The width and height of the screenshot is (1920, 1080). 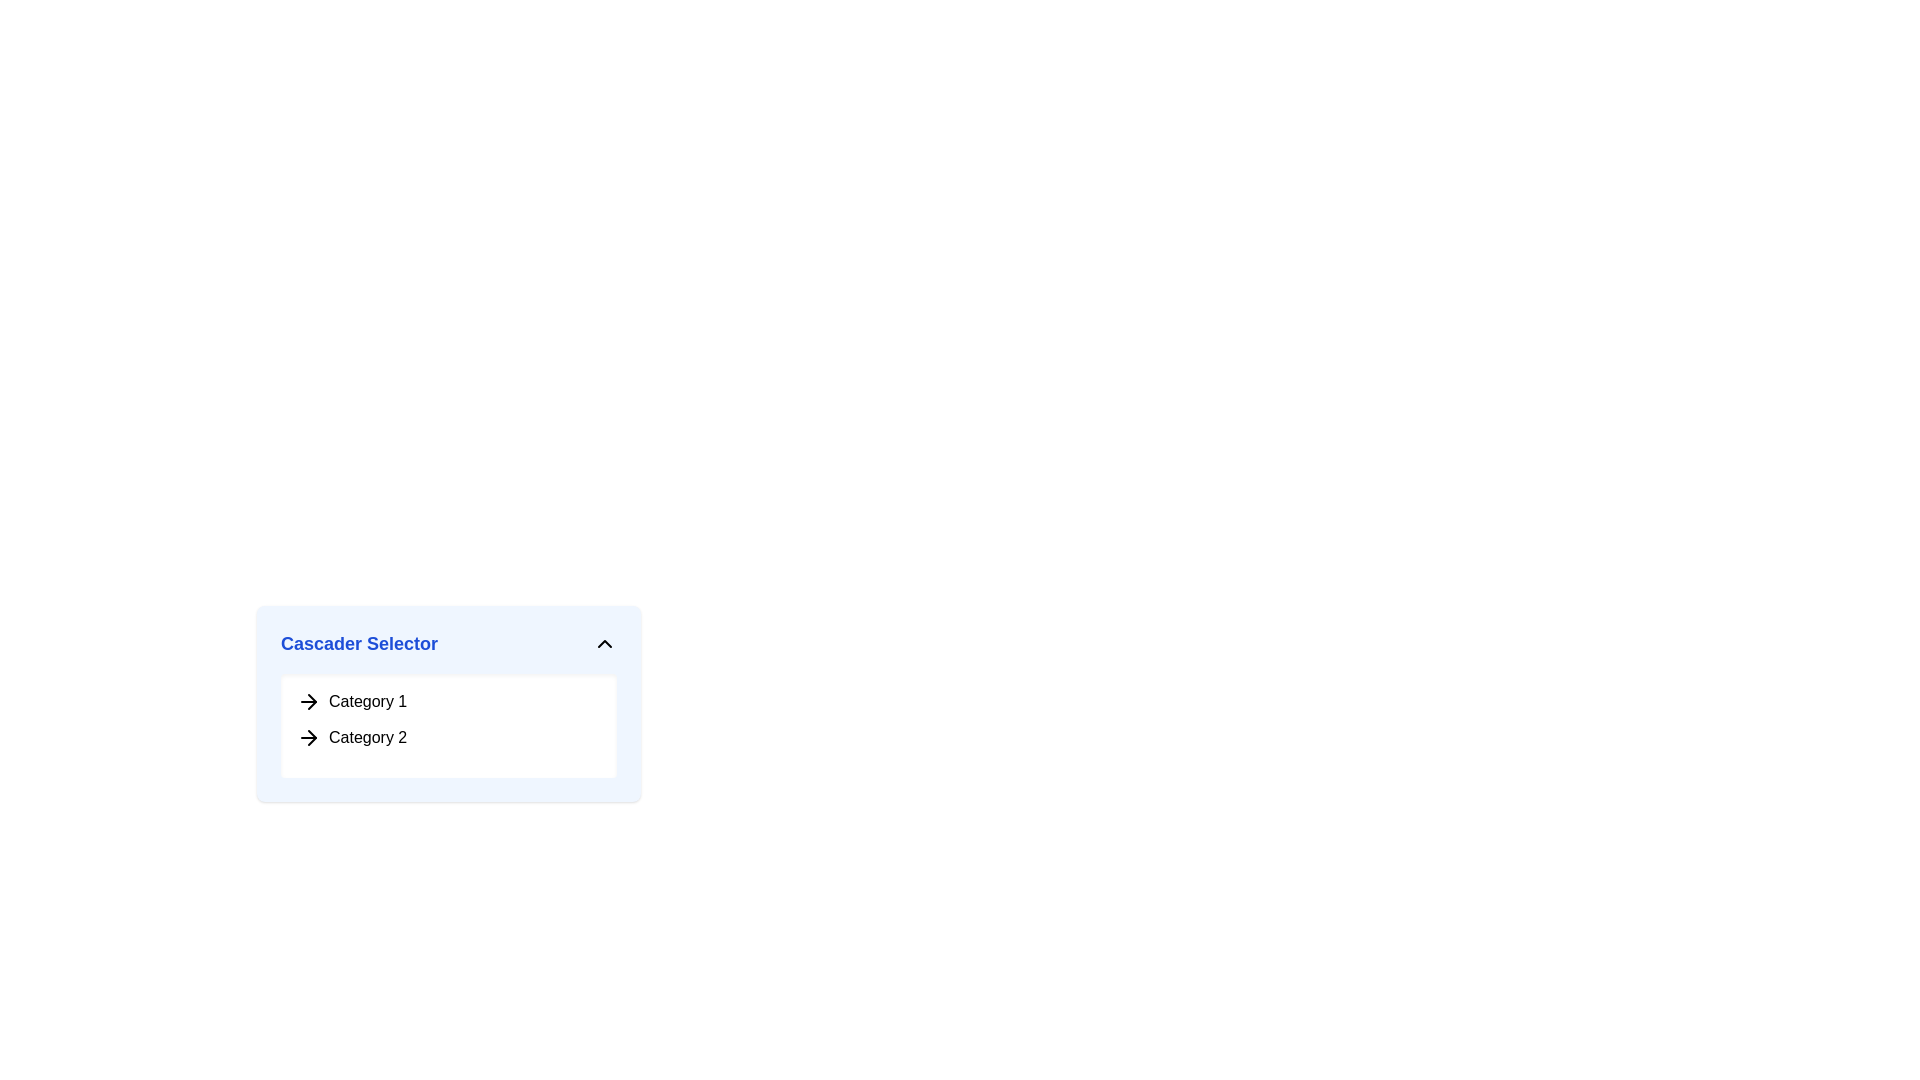 What do you see at coordinates (307, 737) in the screenshot?
I see `keyboard navigation` at bounding box center [307, 737].